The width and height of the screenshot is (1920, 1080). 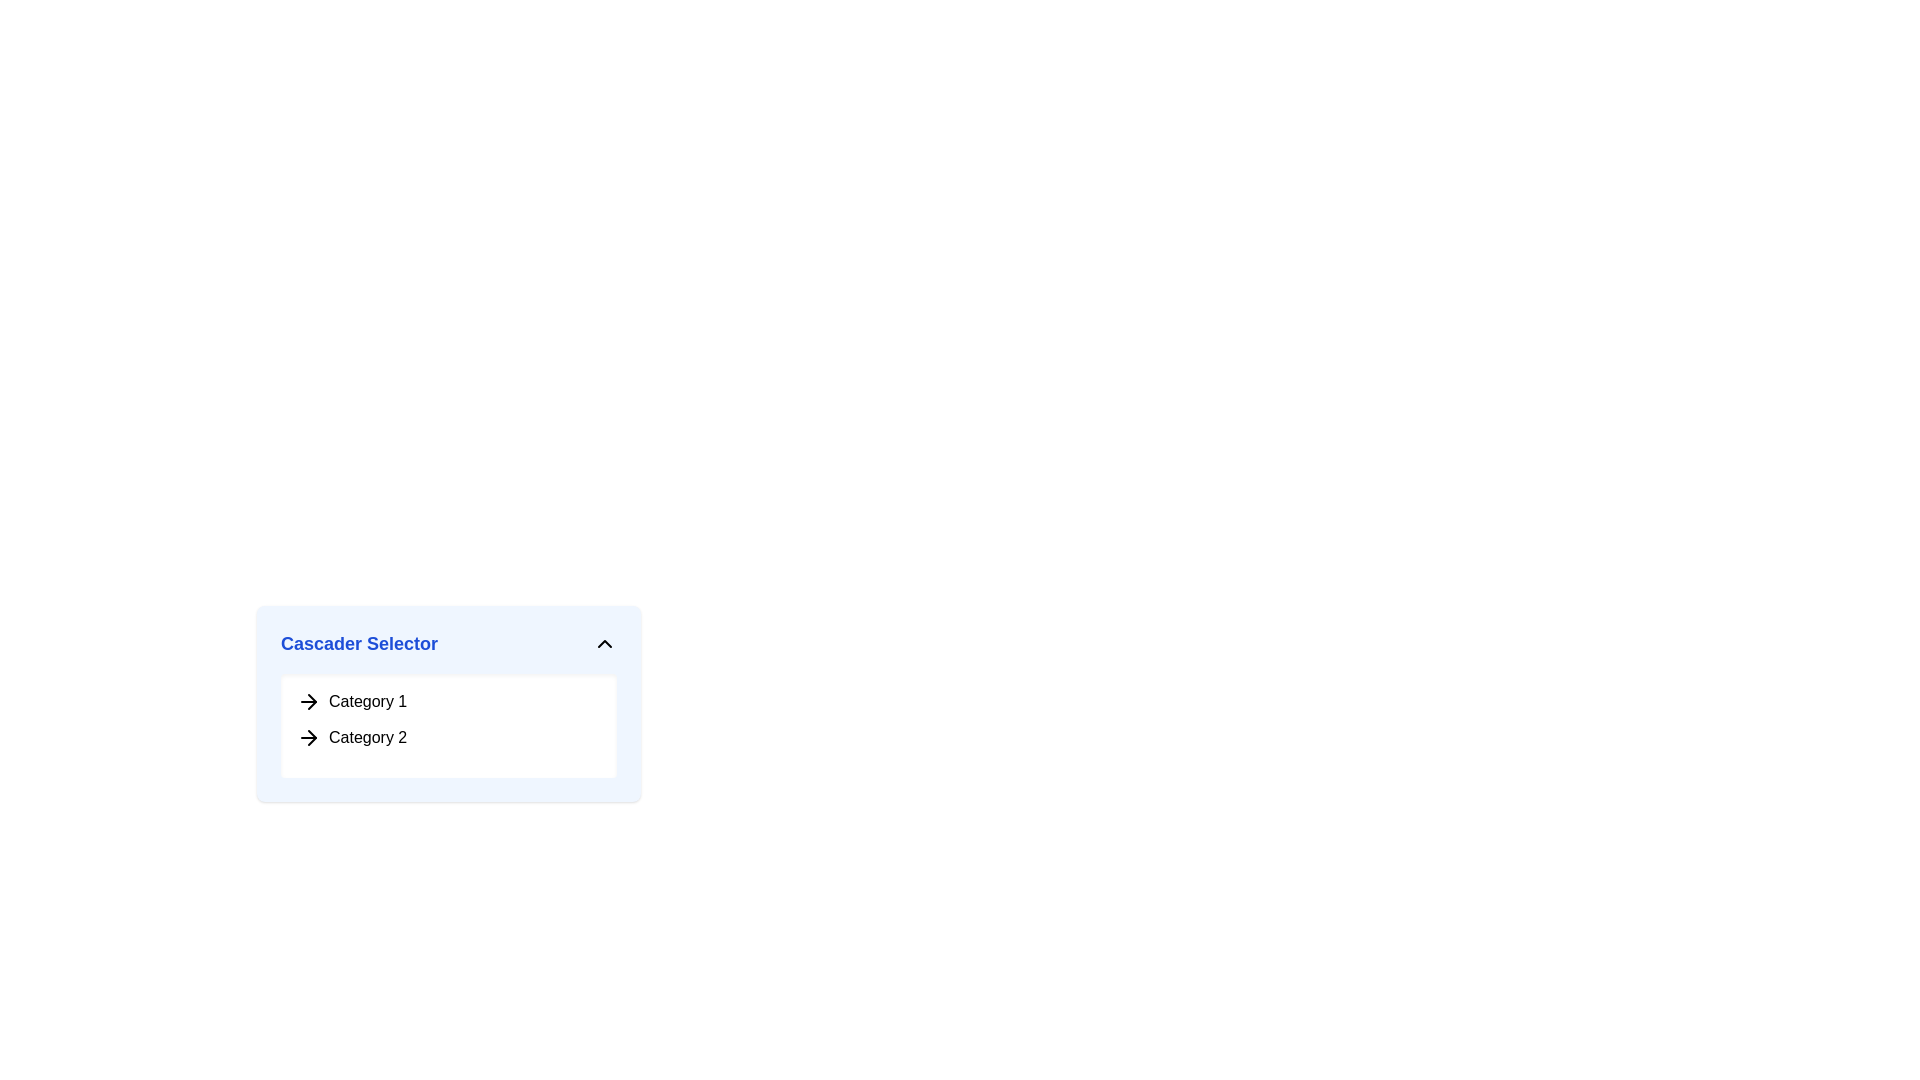 What do you see at coordinates (307, 737) in the screenshot?
I see `keyboard navigation` at bounding box center [307, 737].